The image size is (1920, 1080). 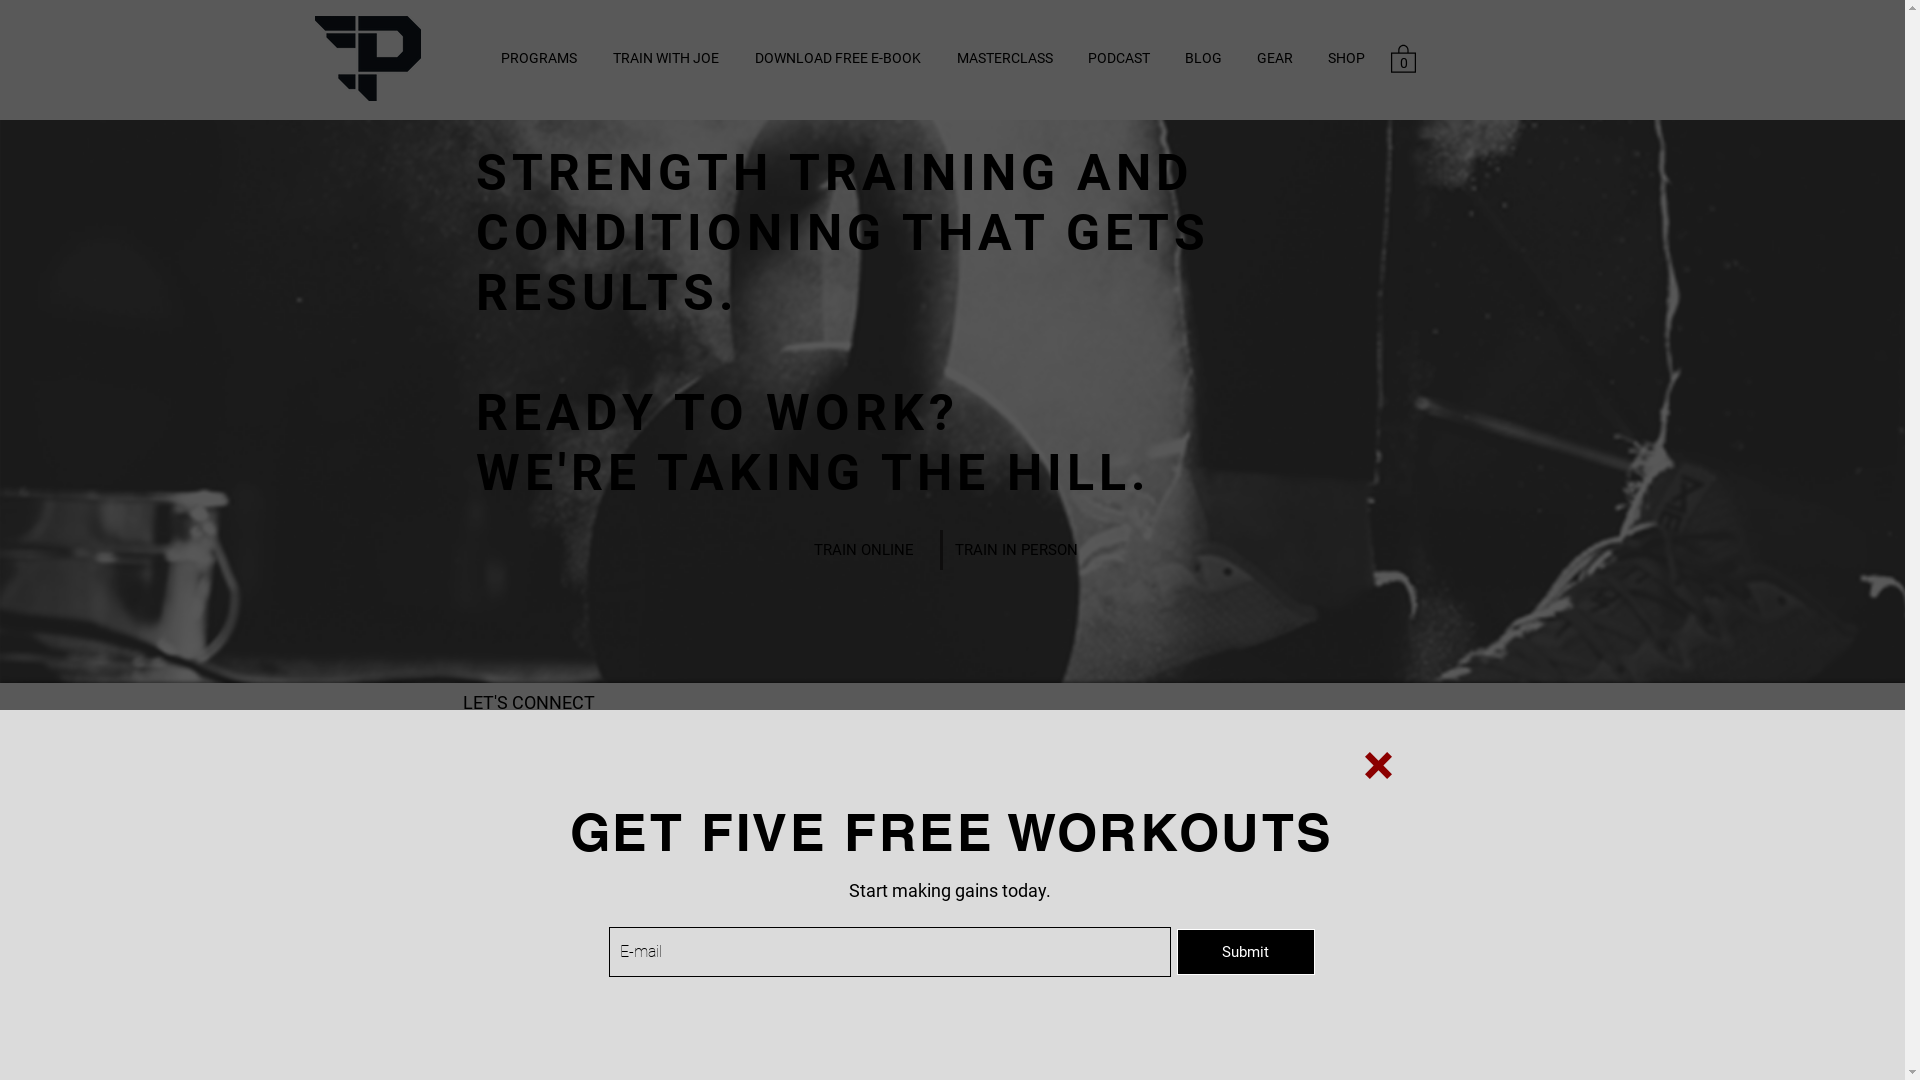 What do you see at coordinates (593, 57) in the screenshot?
I see `'TRAIN WITH JOE'` at bounding box center [593, 57].